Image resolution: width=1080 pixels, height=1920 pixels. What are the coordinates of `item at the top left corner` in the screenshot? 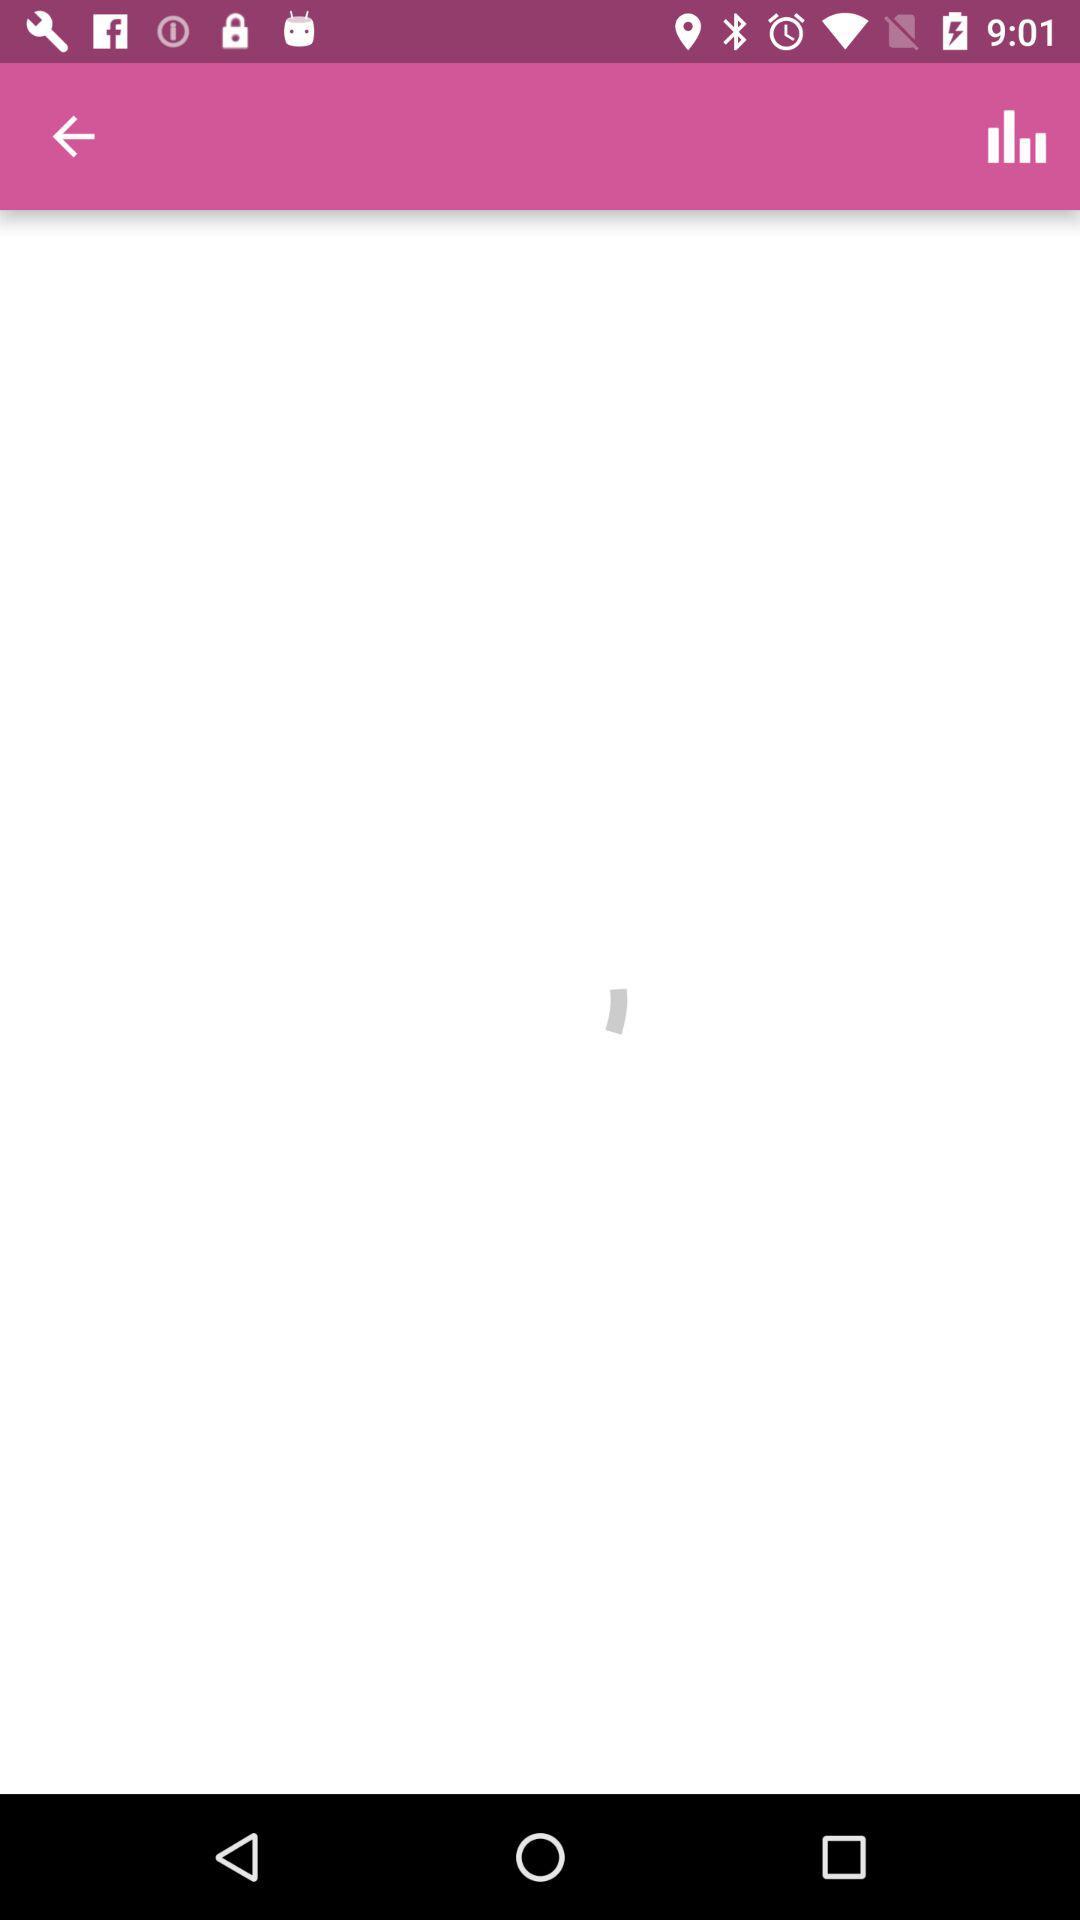 It's located at (72, 135).